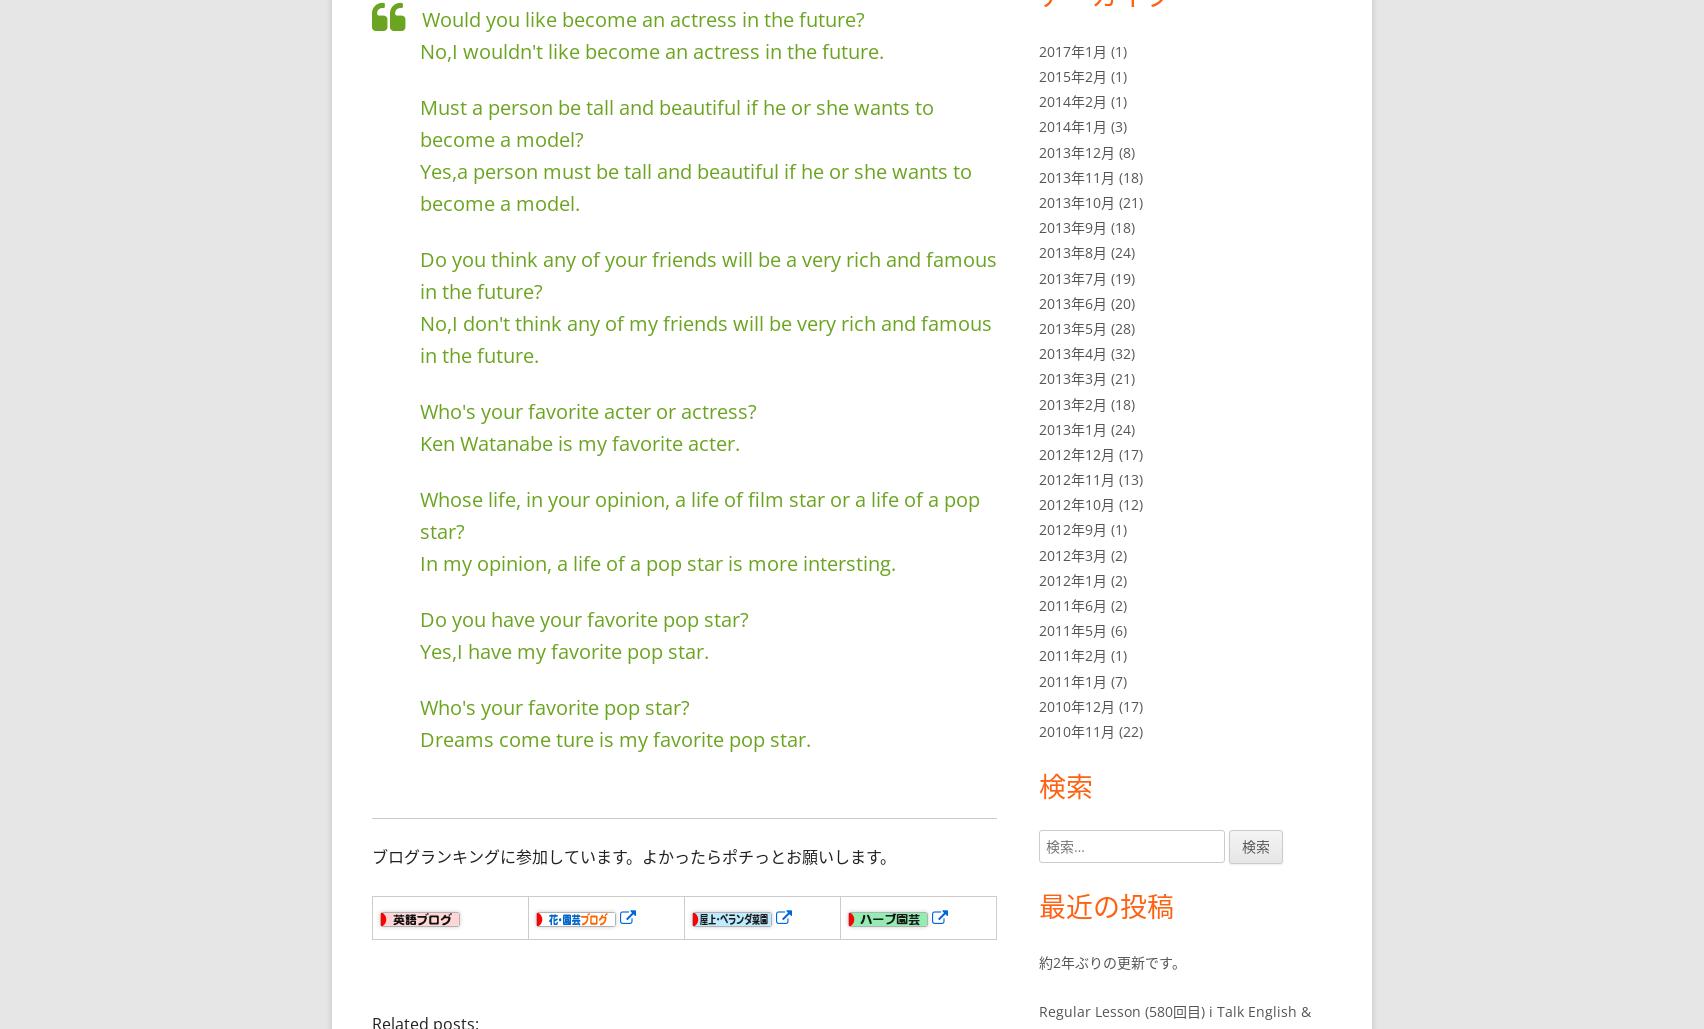  I want to click on 'In my opinion, a life of a pop star is more intersting.', so click(657, 561).